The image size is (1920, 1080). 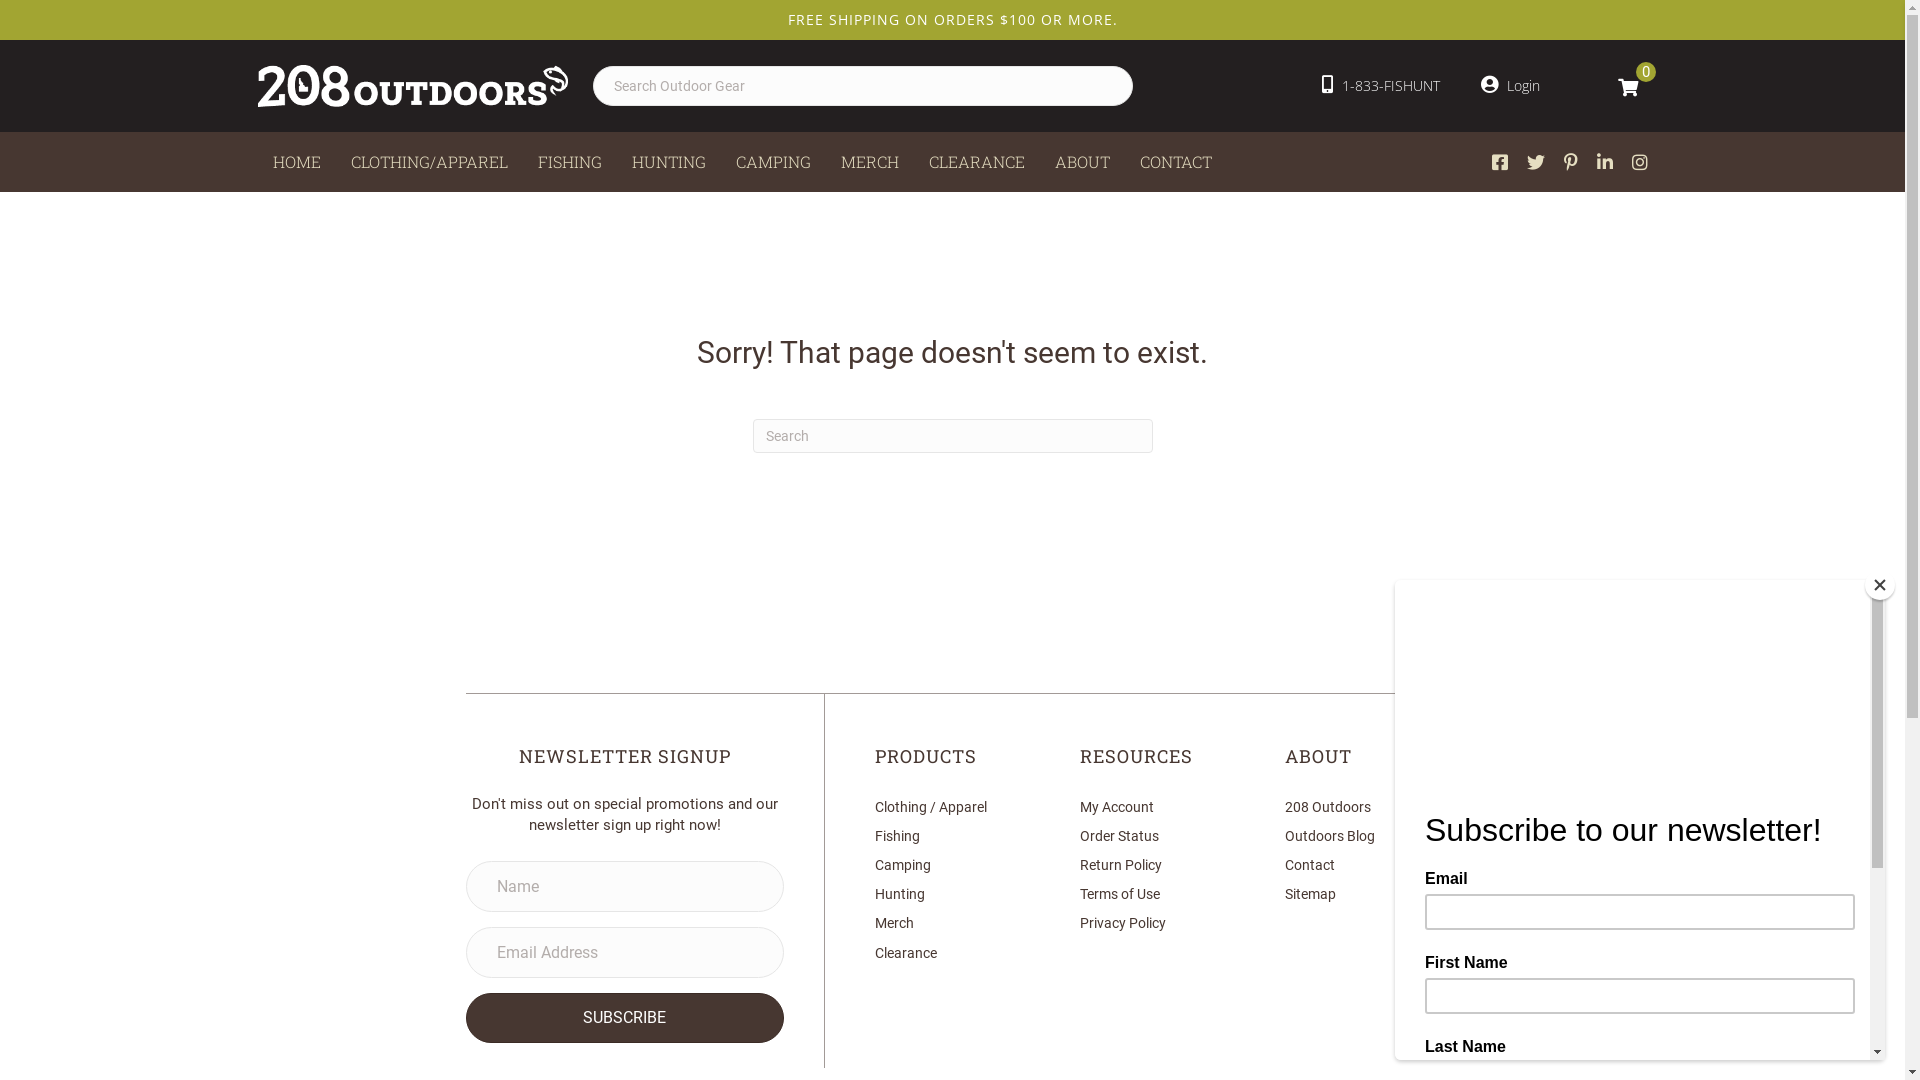 I want to click on 'MERCH', so click(x=825, y=161).